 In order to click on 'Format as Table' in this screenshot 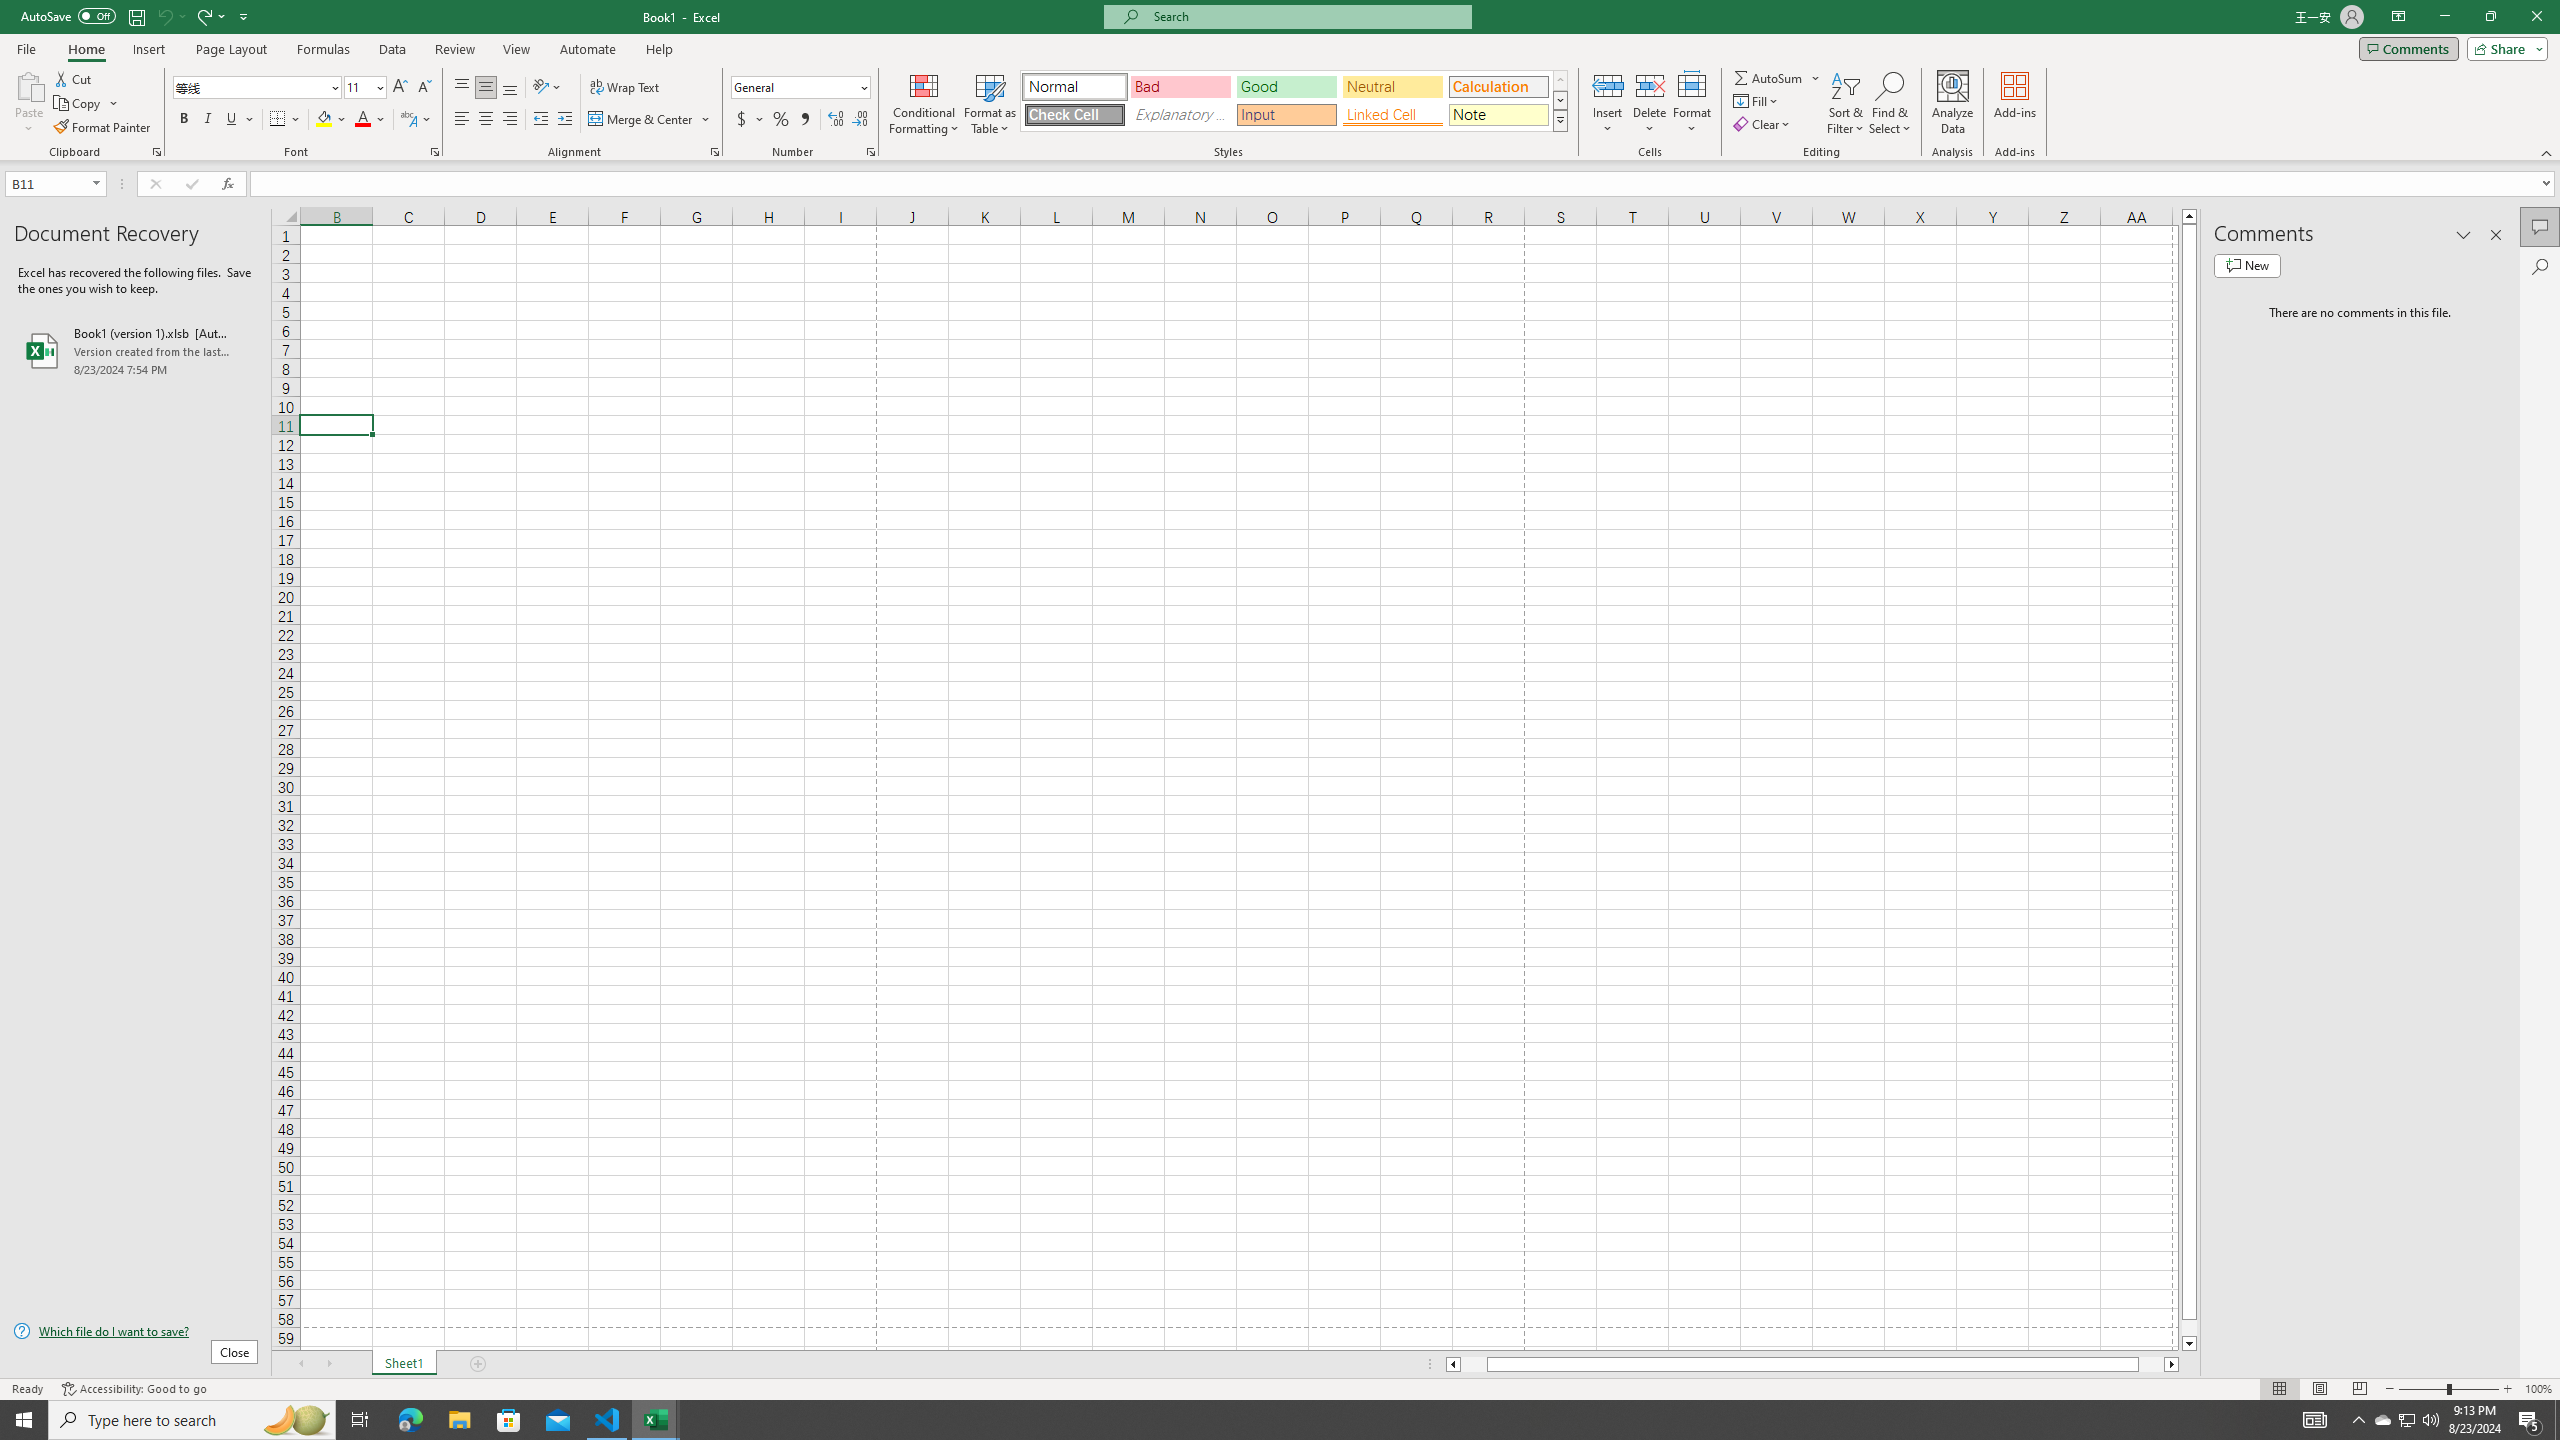, I will do `click(990, 103)`.